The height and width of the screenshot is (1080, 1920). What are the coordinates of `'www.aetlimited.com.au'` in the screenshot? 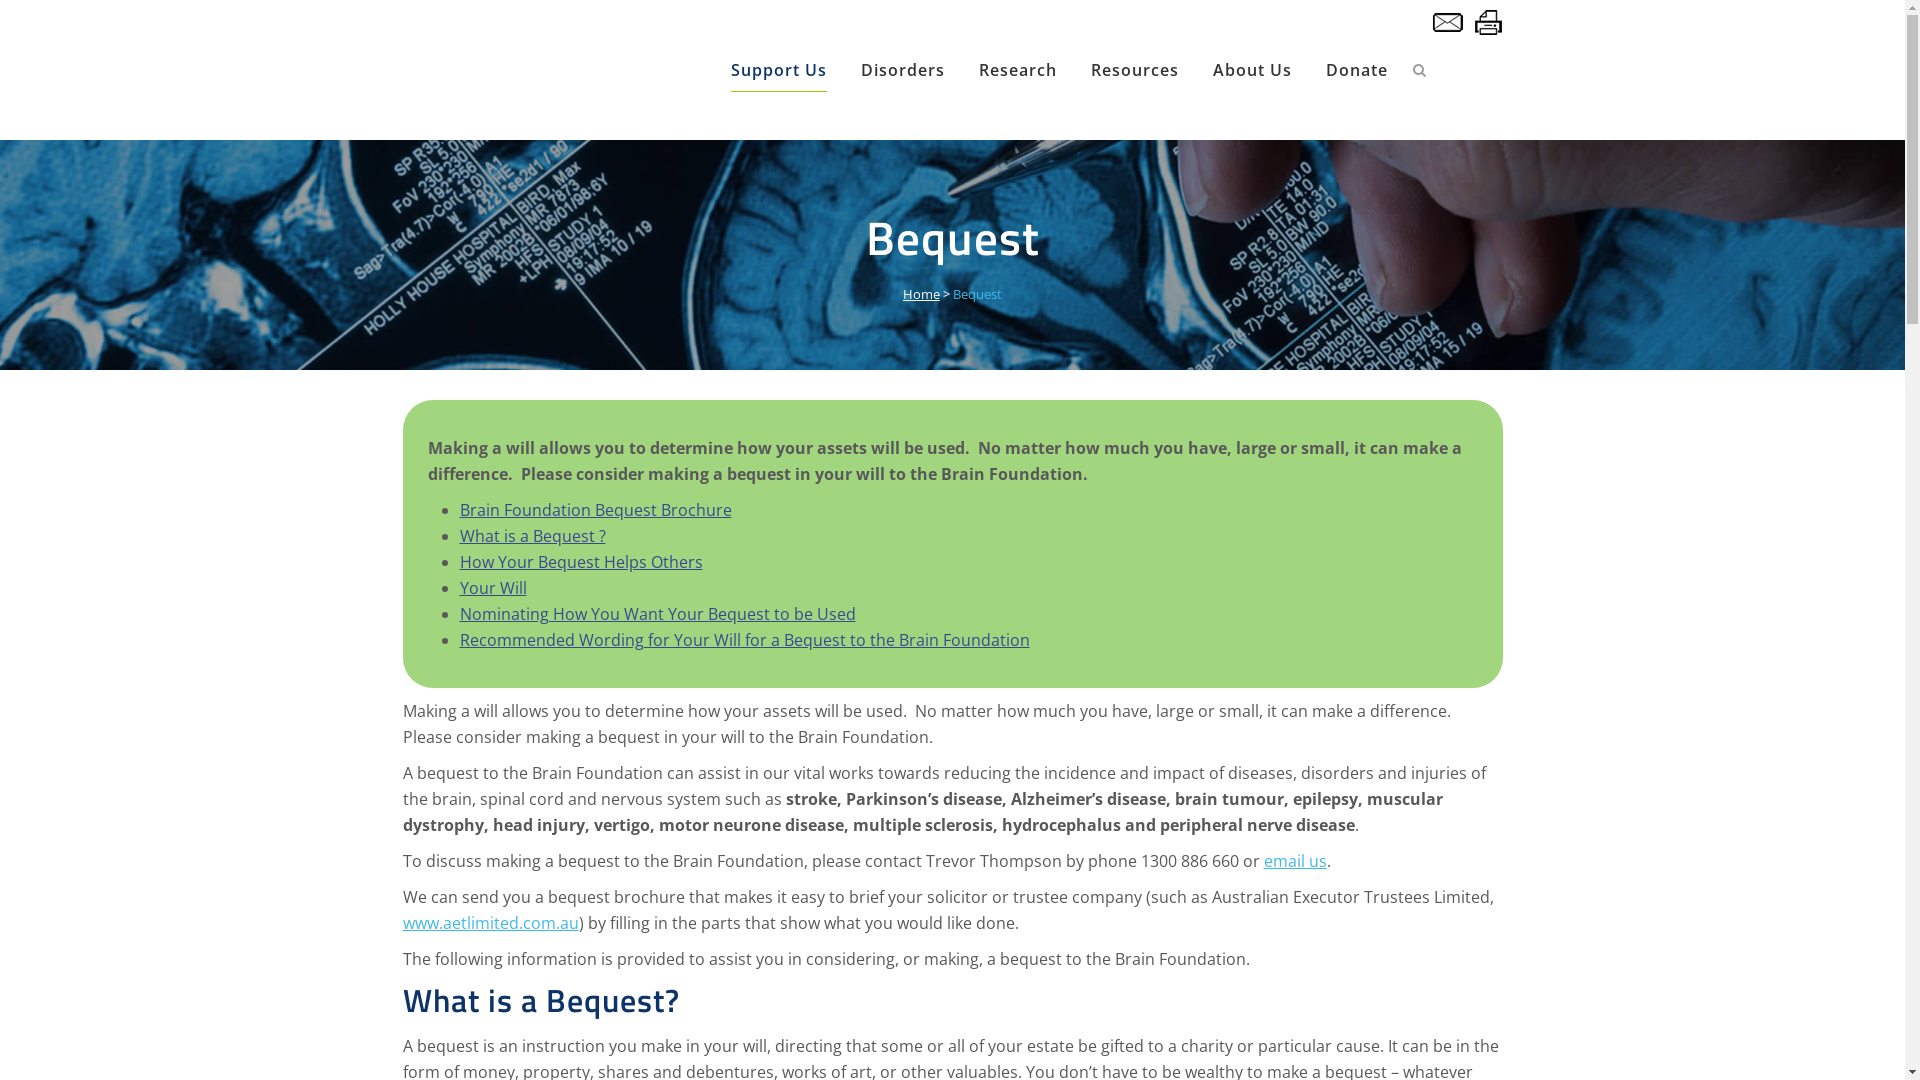 It's located at (489, 922).